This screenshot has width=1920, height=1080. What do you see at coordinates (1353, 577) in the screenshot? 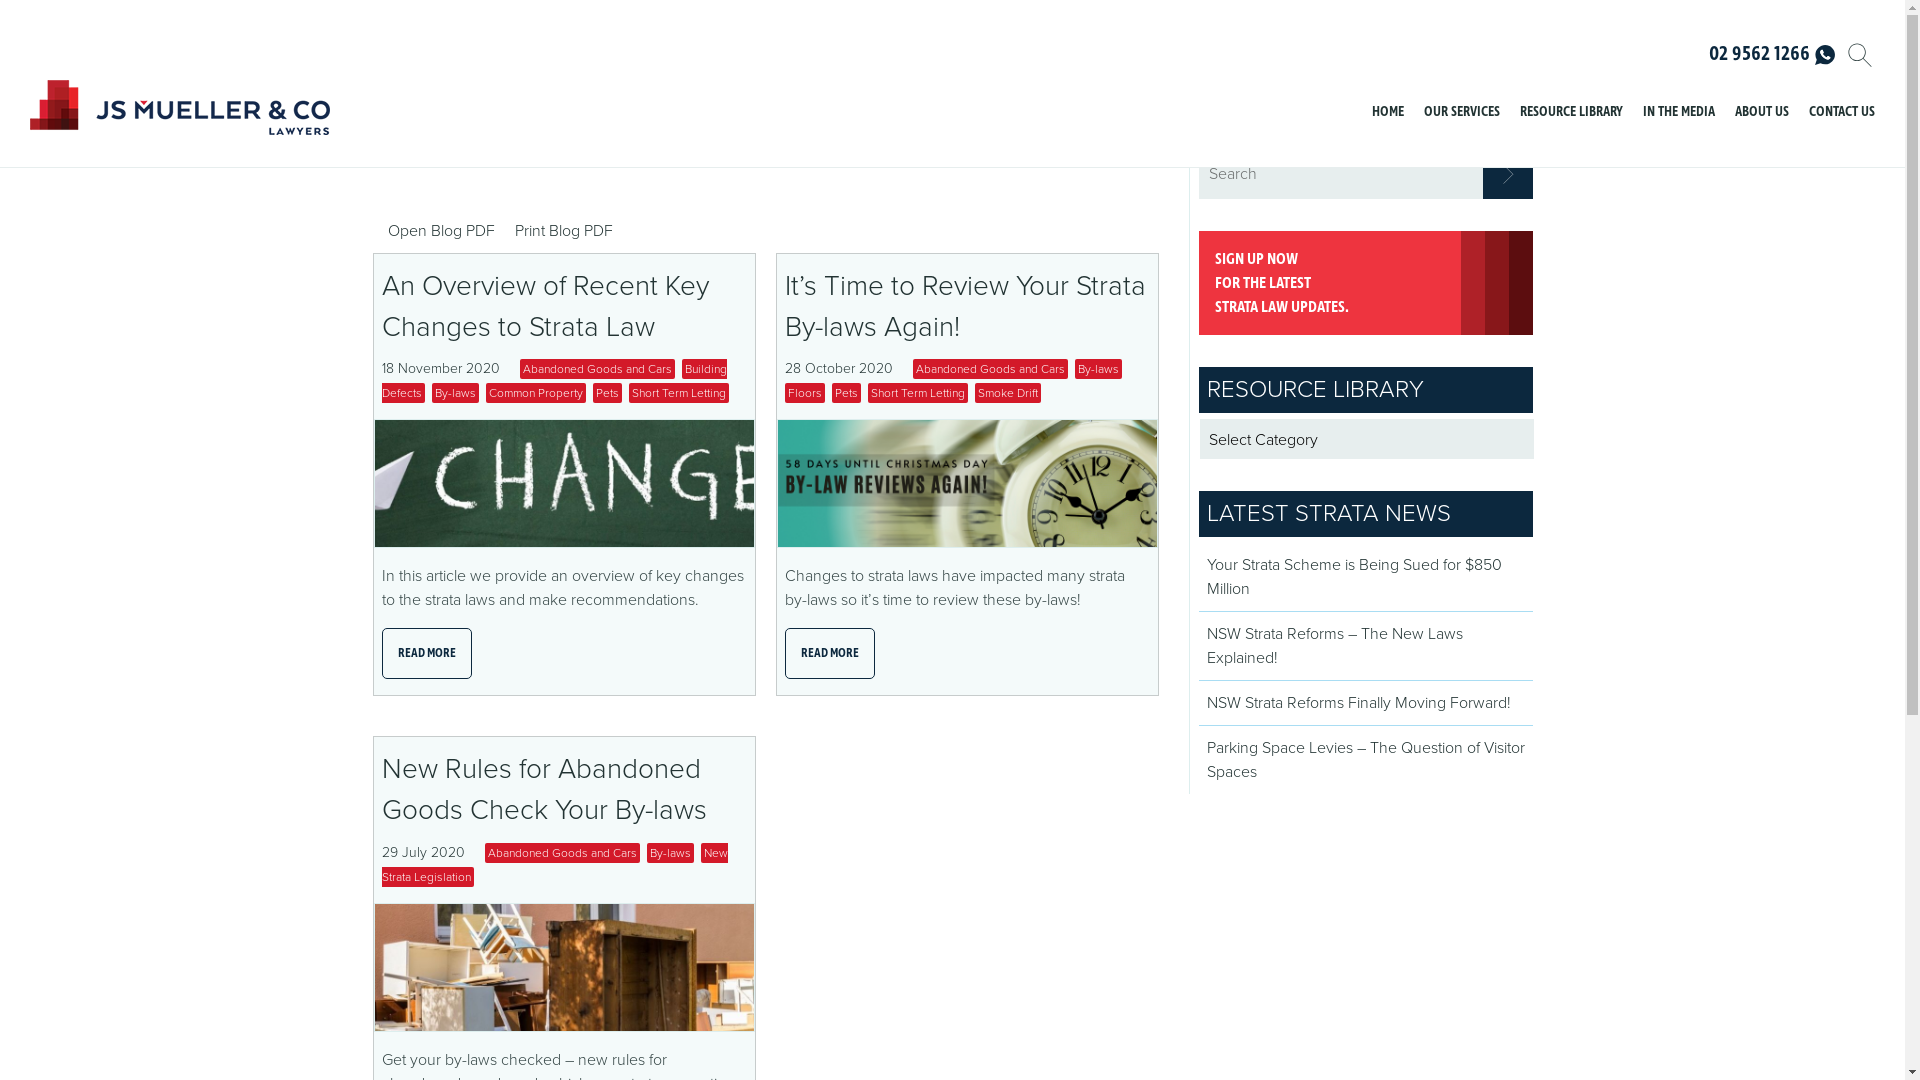
I see `'Your Strata Scheme is Being Sued for $850 Million'` at bounding box center [1353, 577].